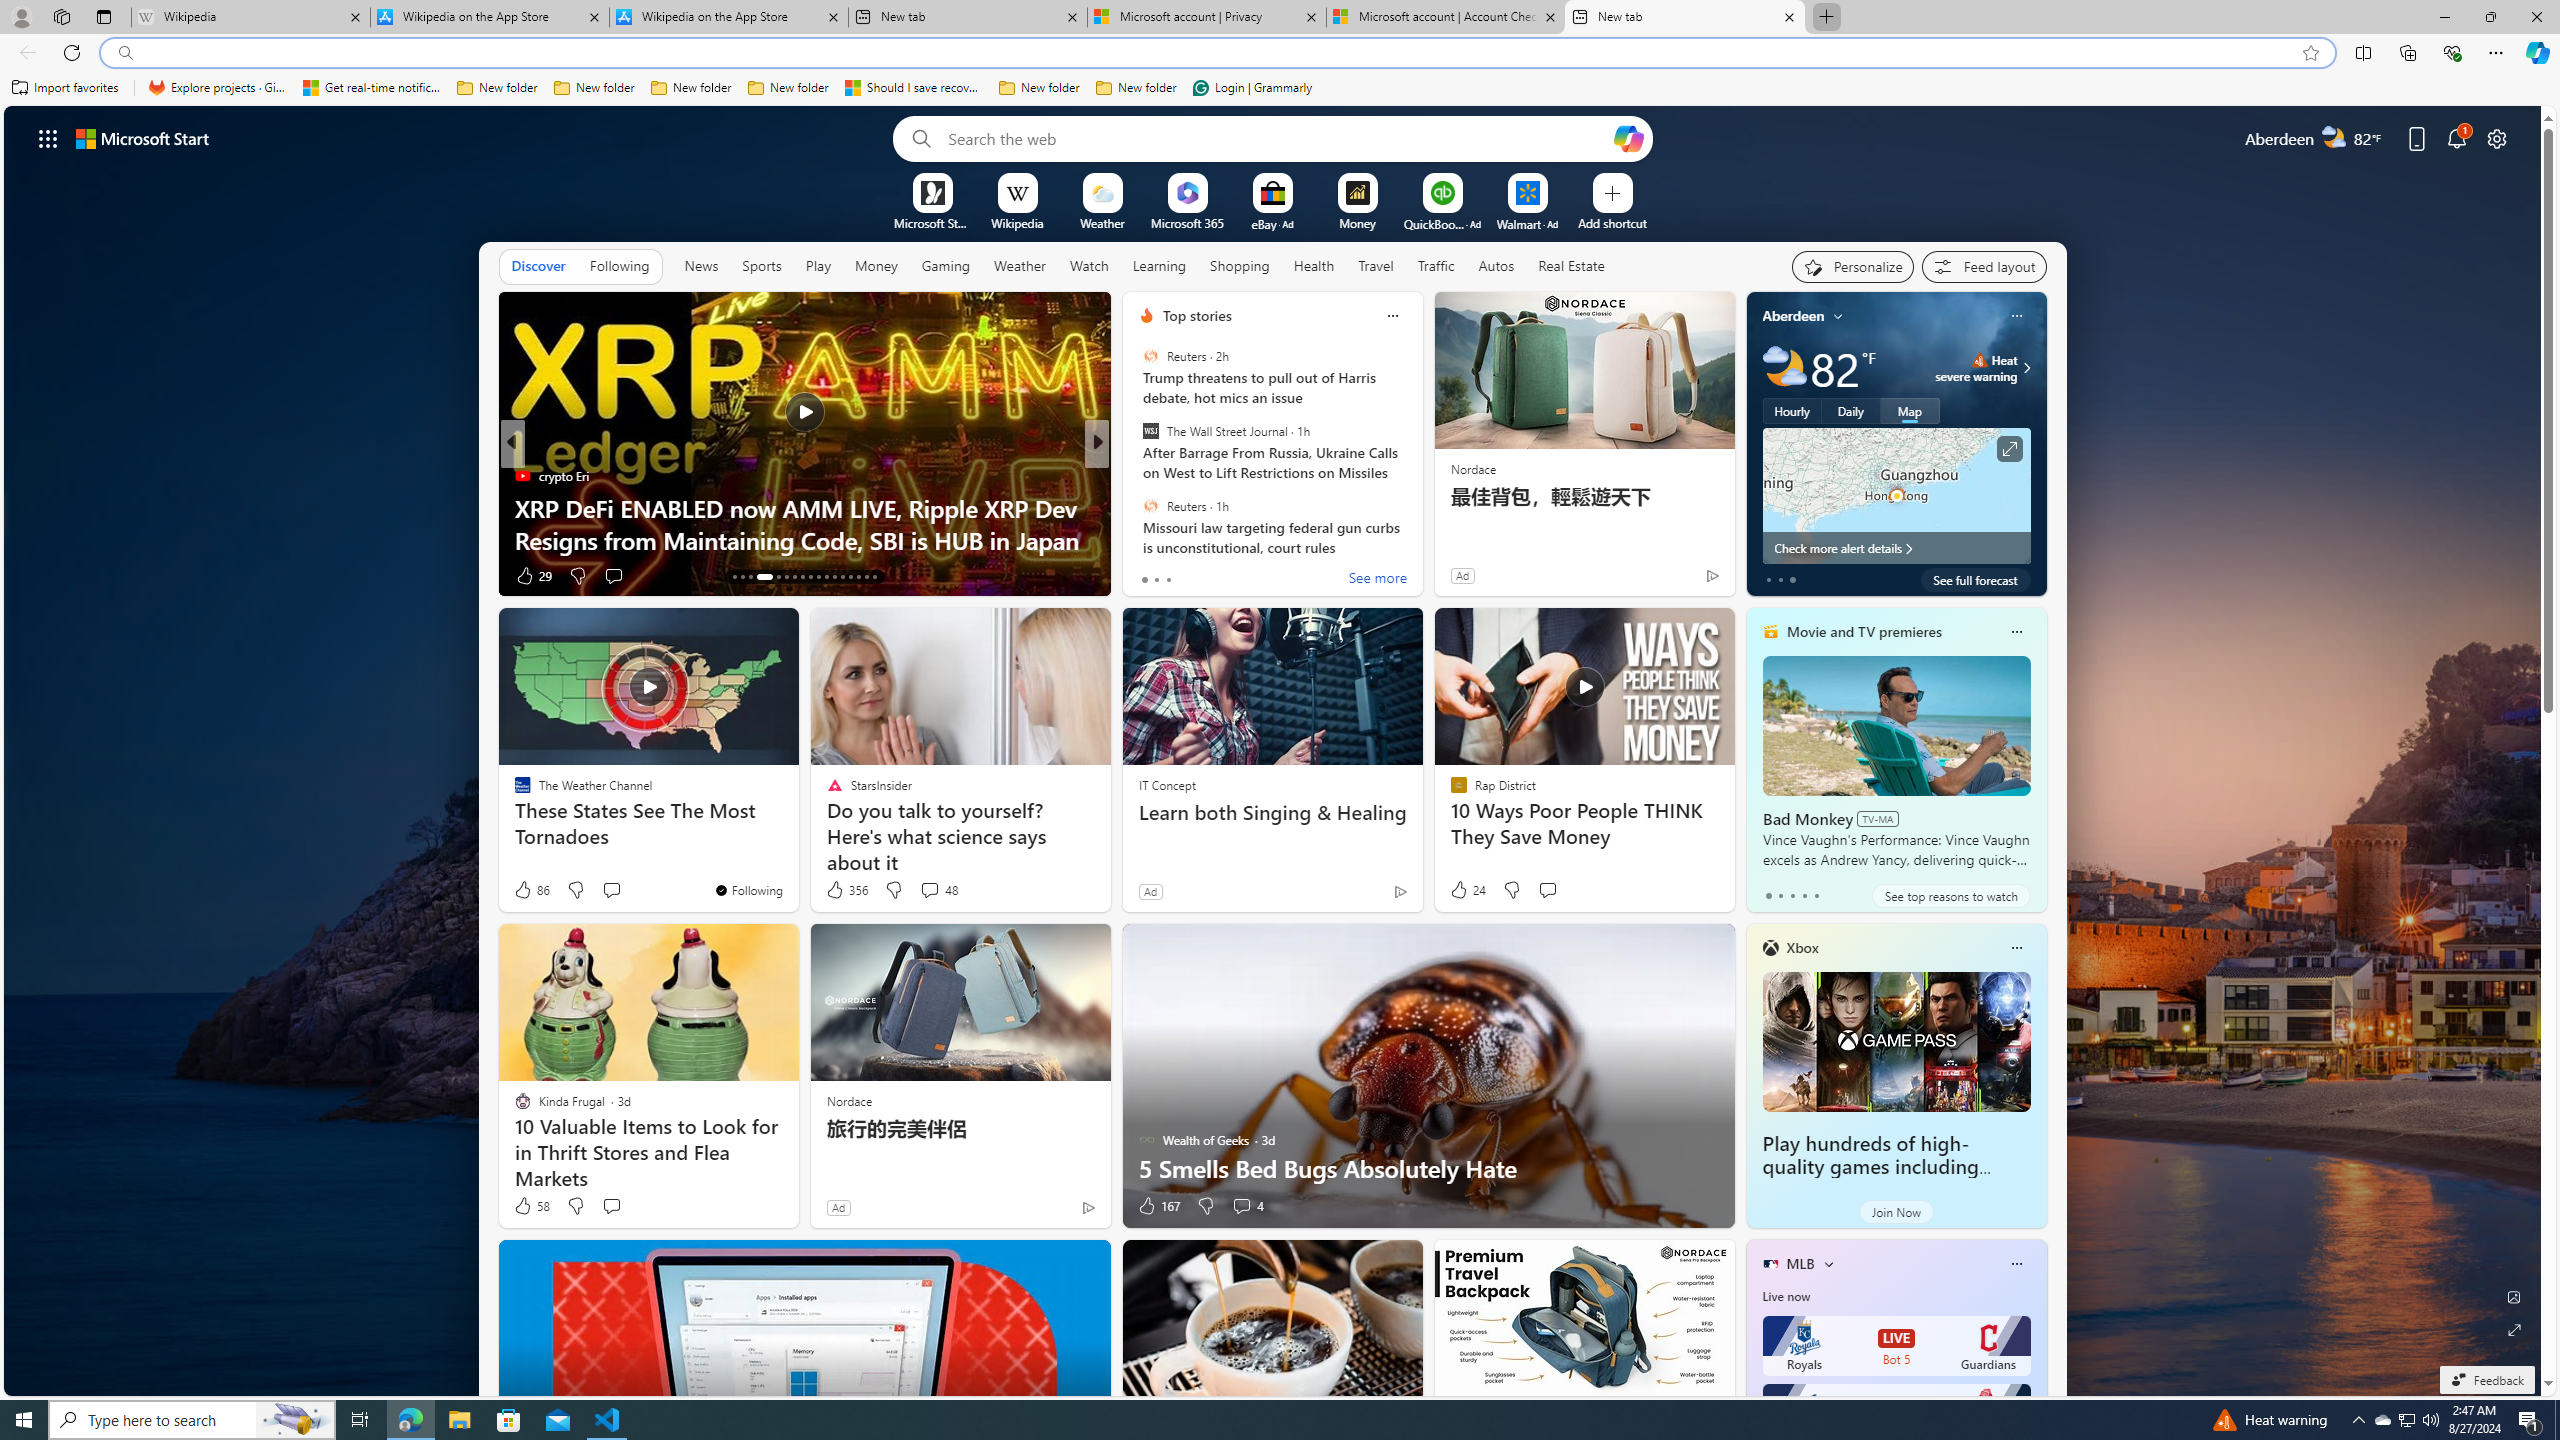 Image resolution: width=2560 pixels, height=1440 pixels. What do you see at coordinates (1136, 87) in the screenshot?
I see `'New folder'` at bounding box center [1136, 87].